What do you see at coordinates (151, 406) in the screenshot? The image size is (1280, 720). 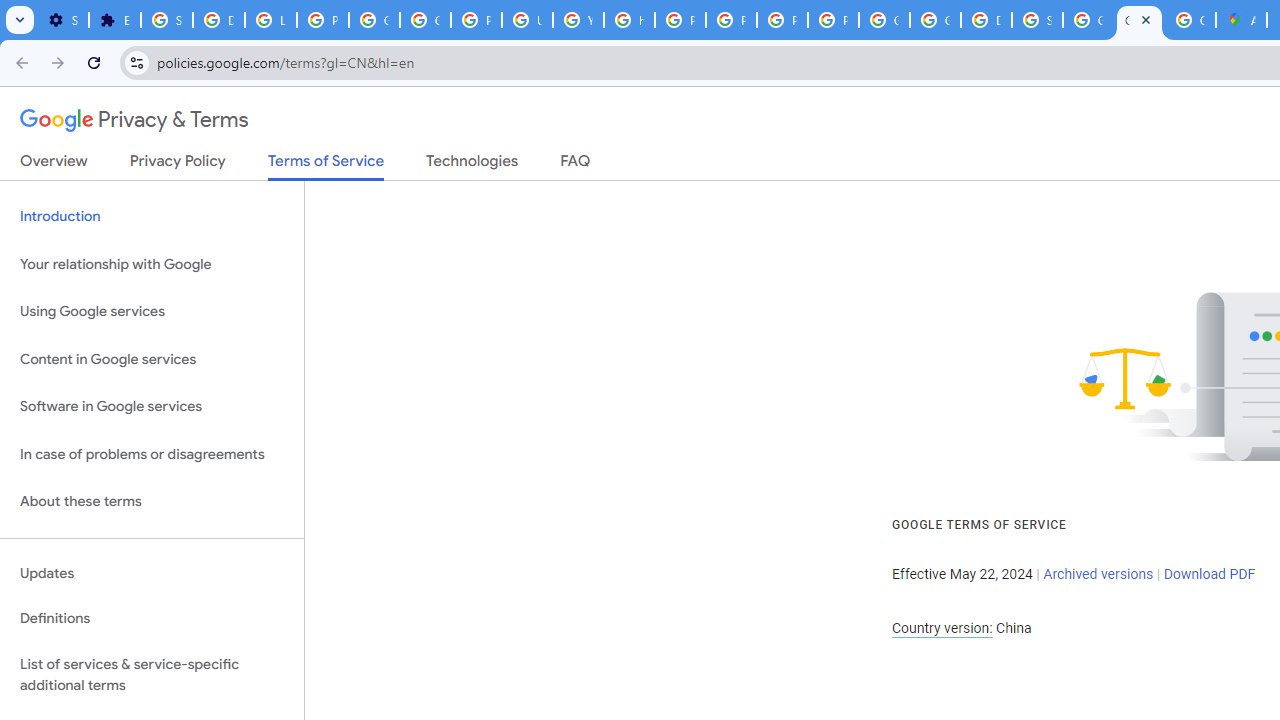 I see `'Software in Google services'` at bounding box center [151, 406].